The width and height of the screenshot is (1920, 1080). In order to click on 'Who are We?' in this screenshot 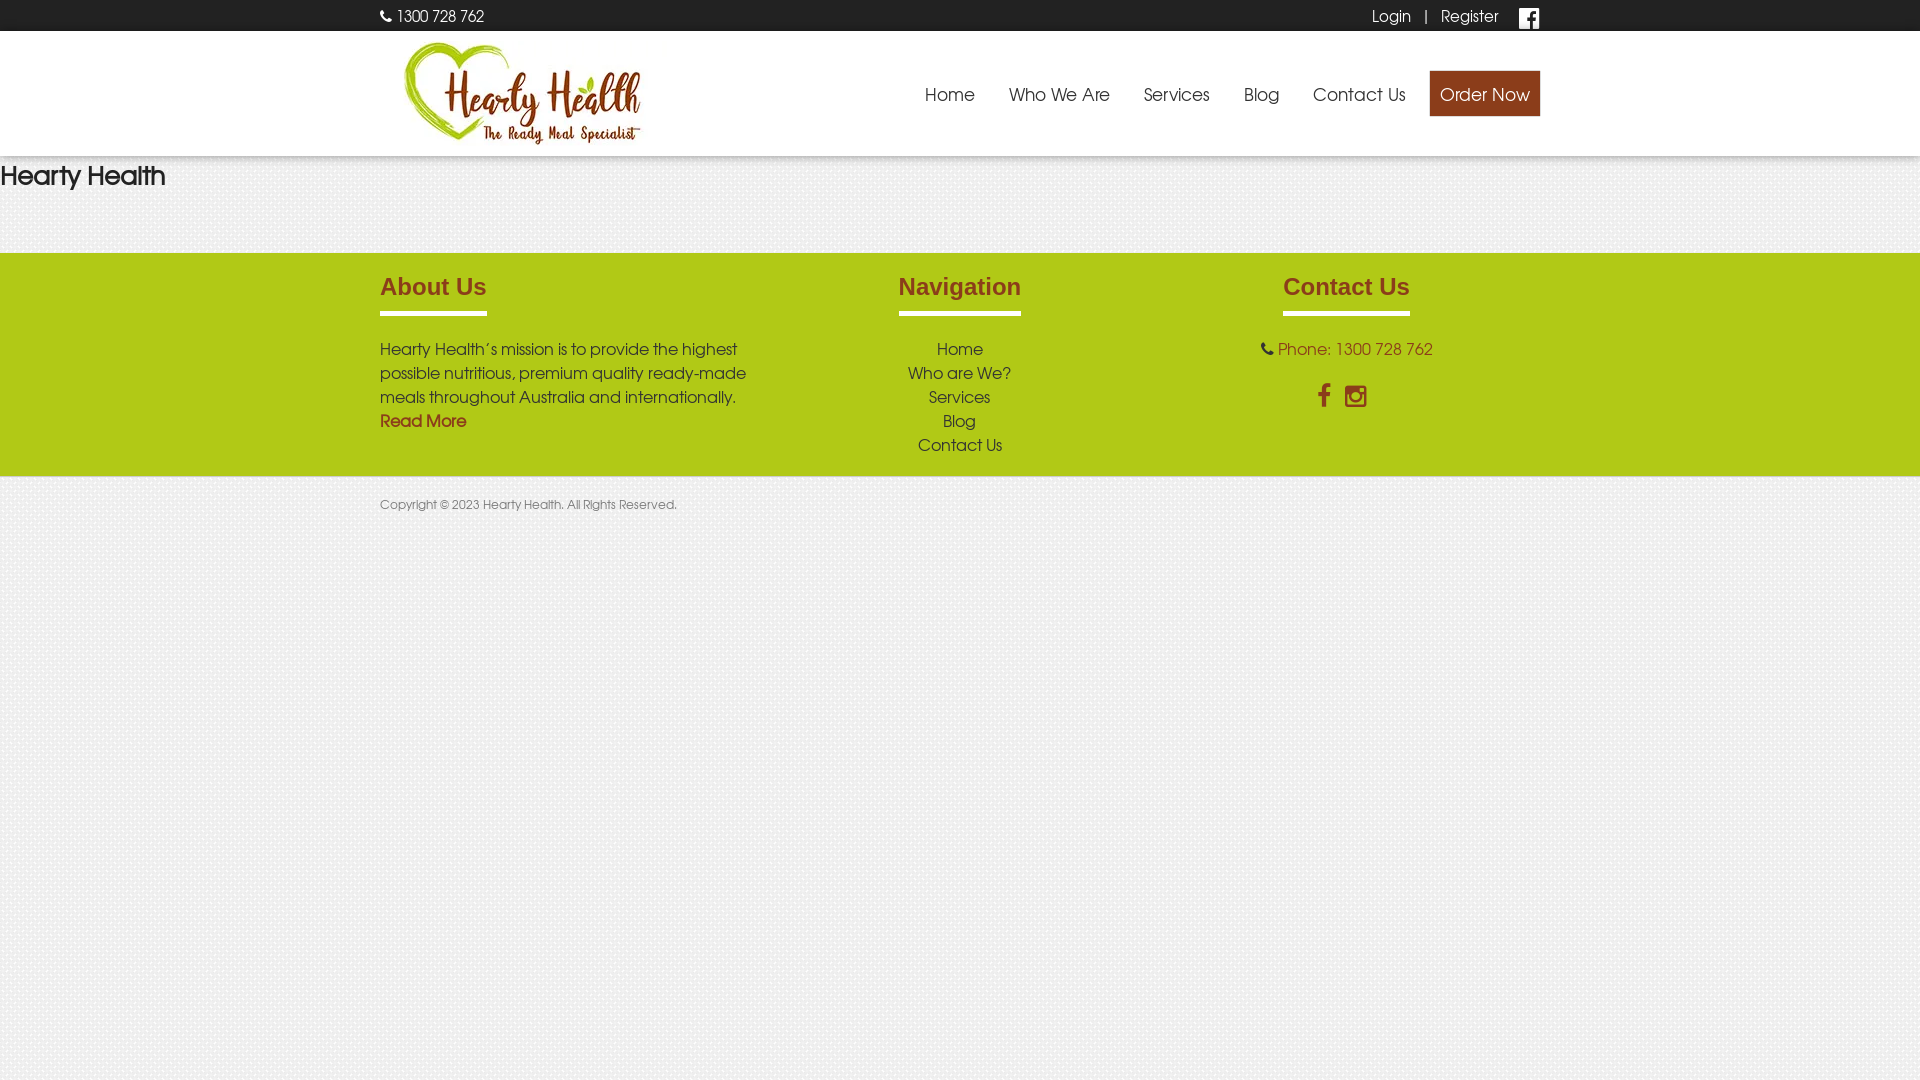, I will do `click(958, 371)`.